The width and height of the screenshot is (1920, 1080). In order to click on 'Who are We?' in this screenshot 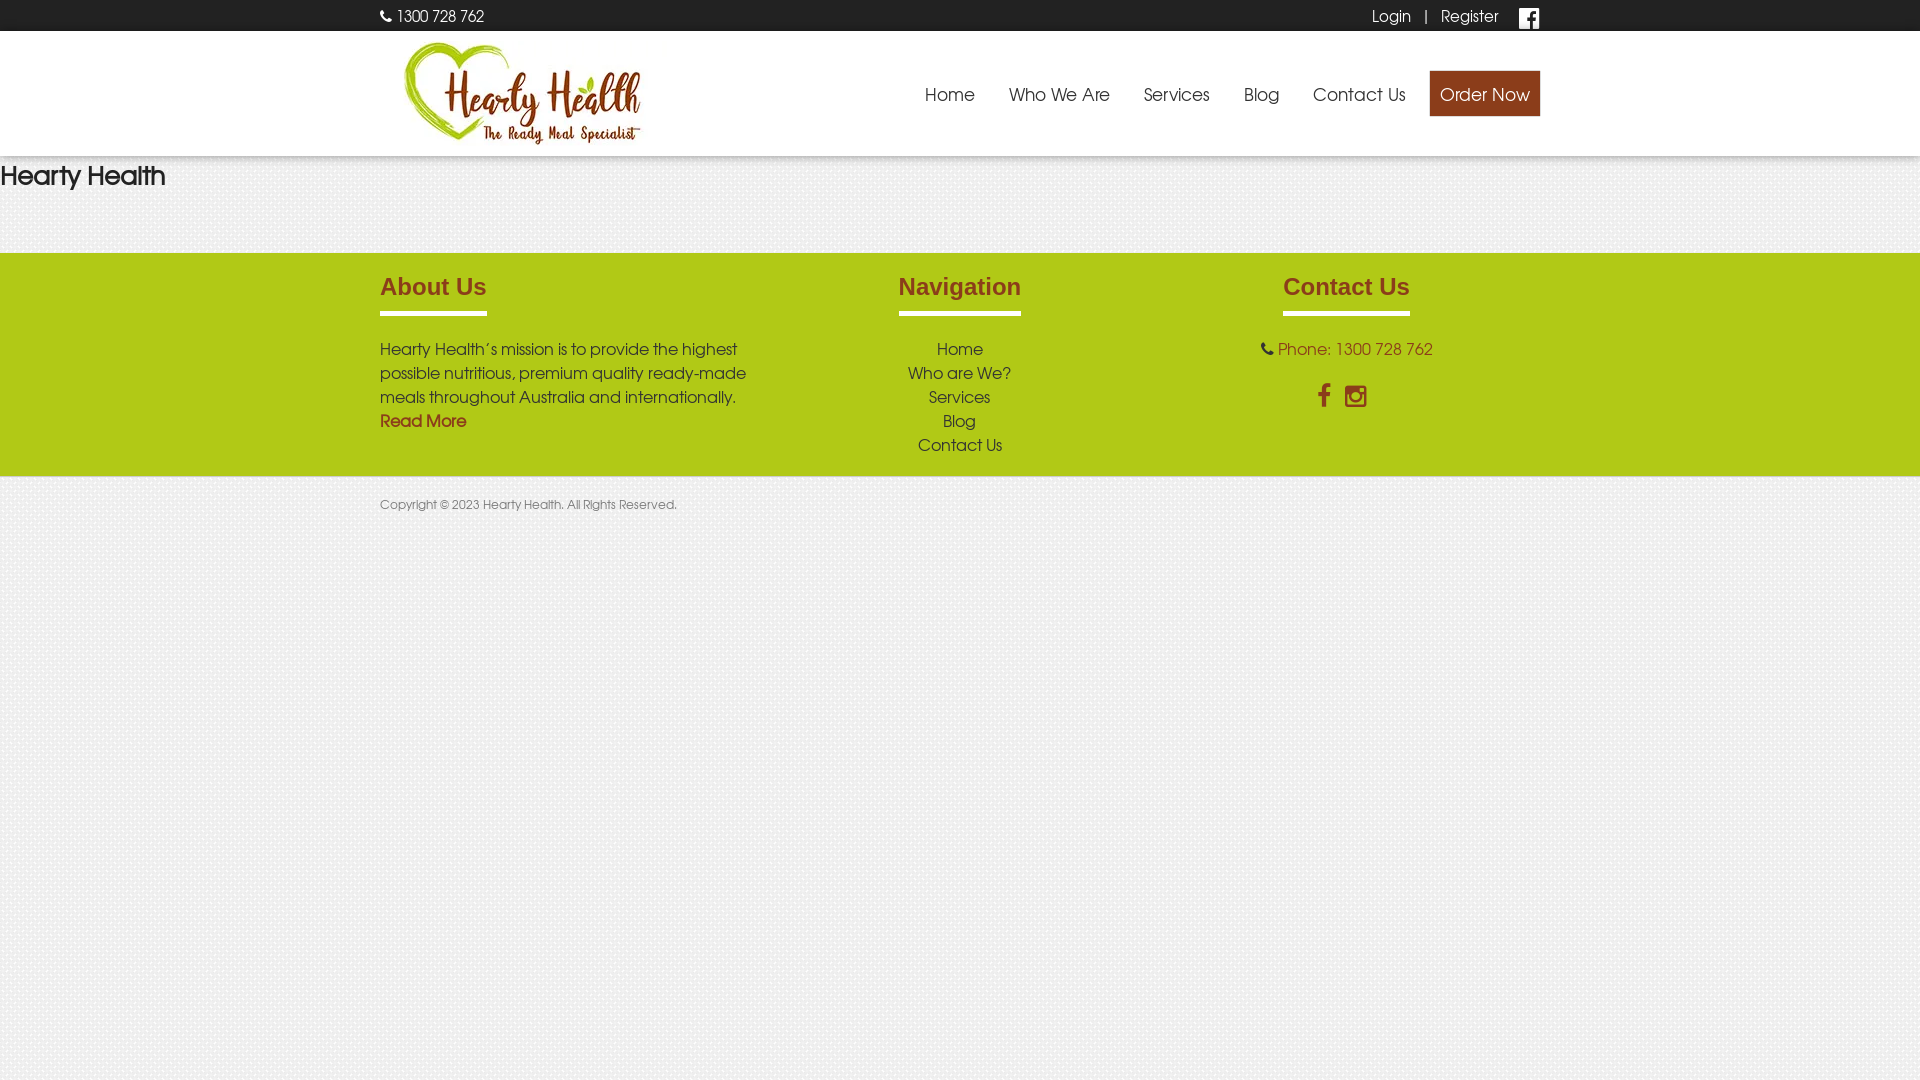, I will do `click(958, 371)`.